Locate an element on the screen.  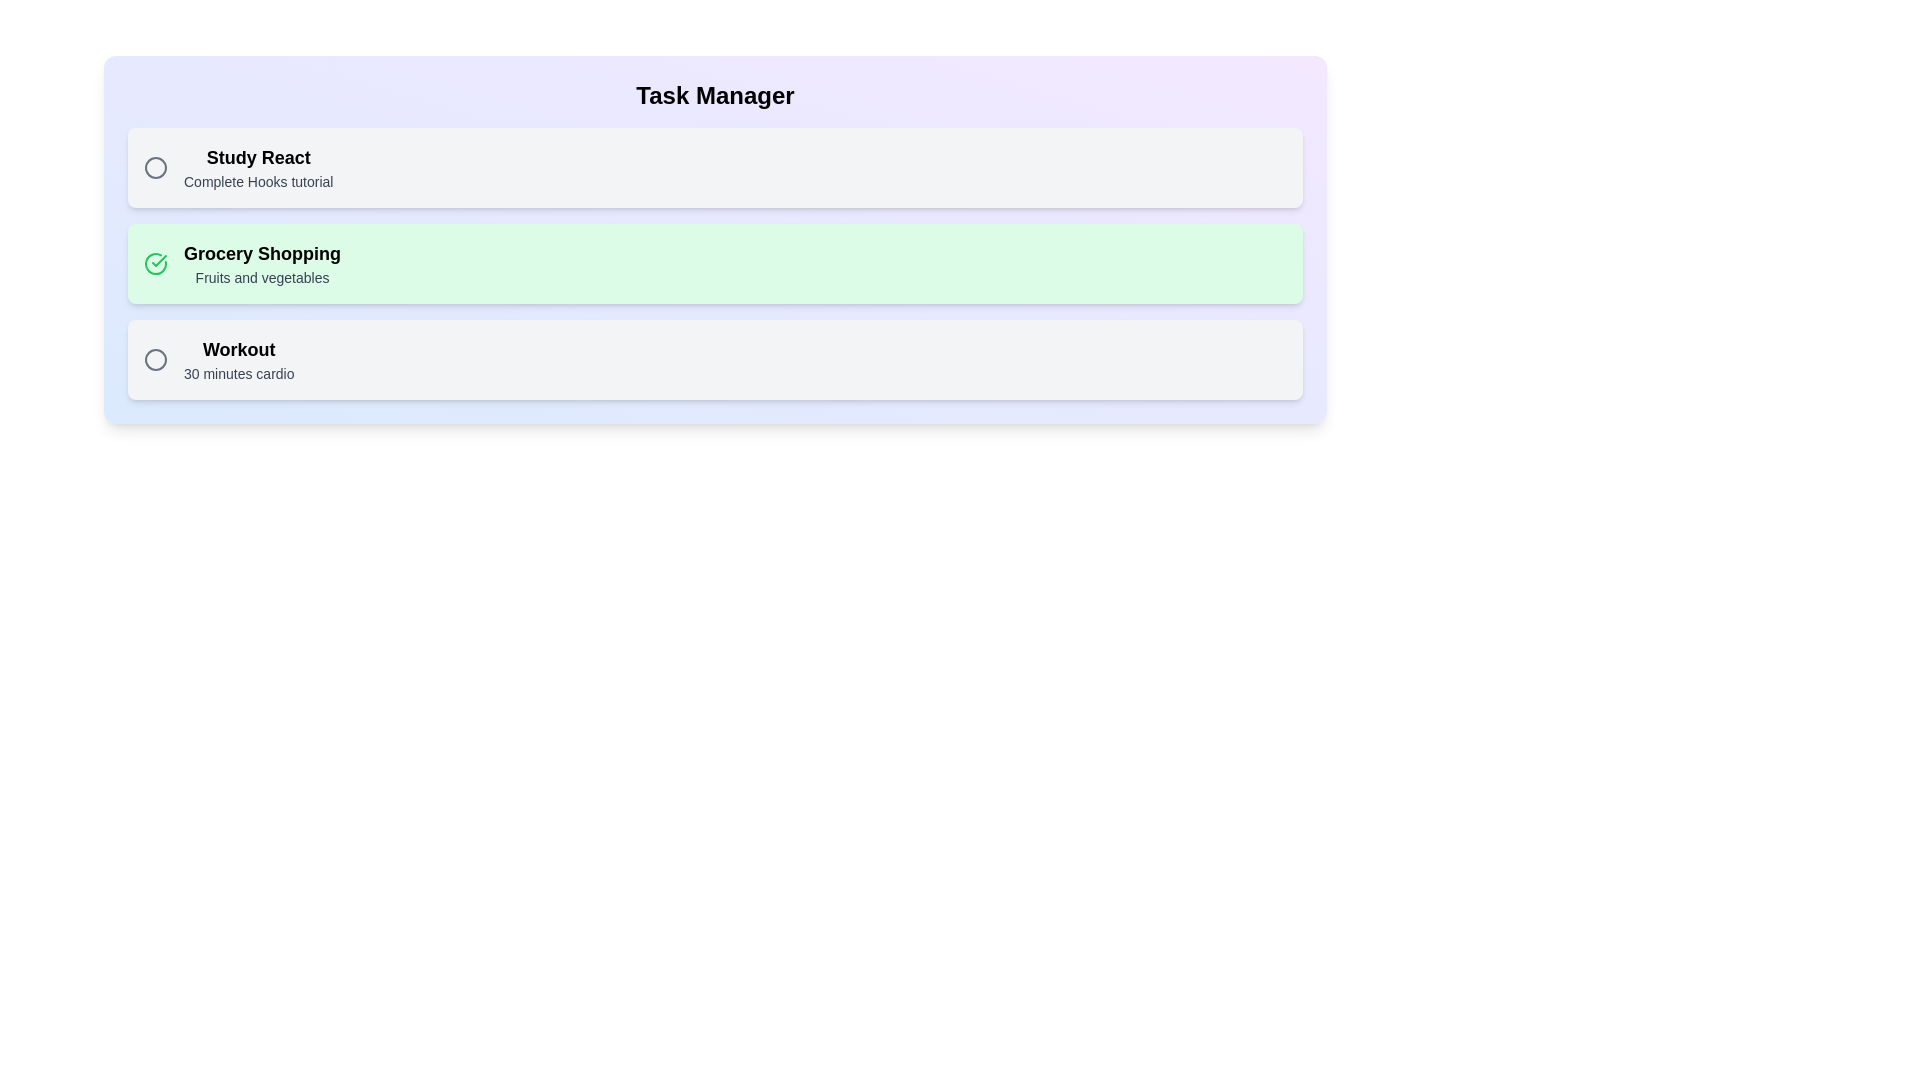
the text label that states 'Complete Hooks tutorial', which is a smaller gray font located directly beneath the title 'Study React' is located at coordinates (257, 181).